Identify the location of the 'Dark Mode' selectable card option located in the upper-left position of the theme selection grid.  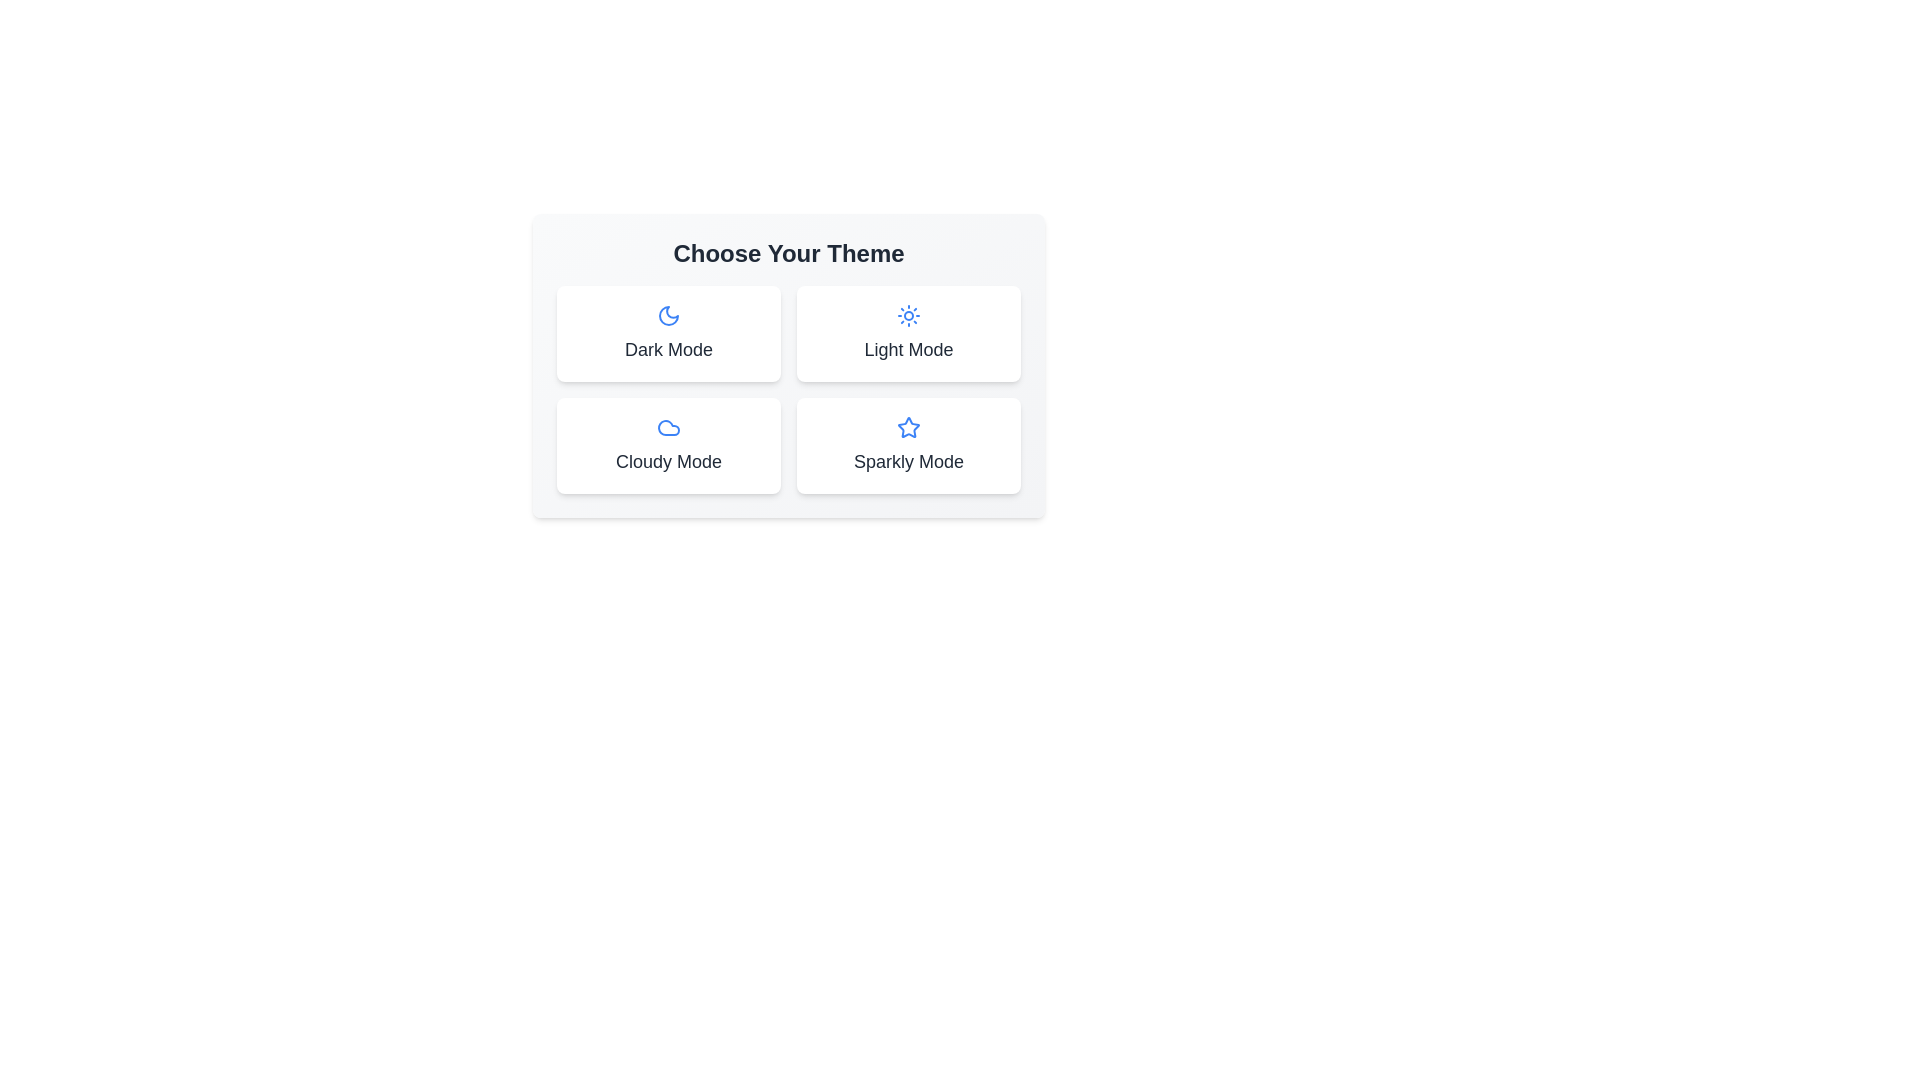
(668, 333).